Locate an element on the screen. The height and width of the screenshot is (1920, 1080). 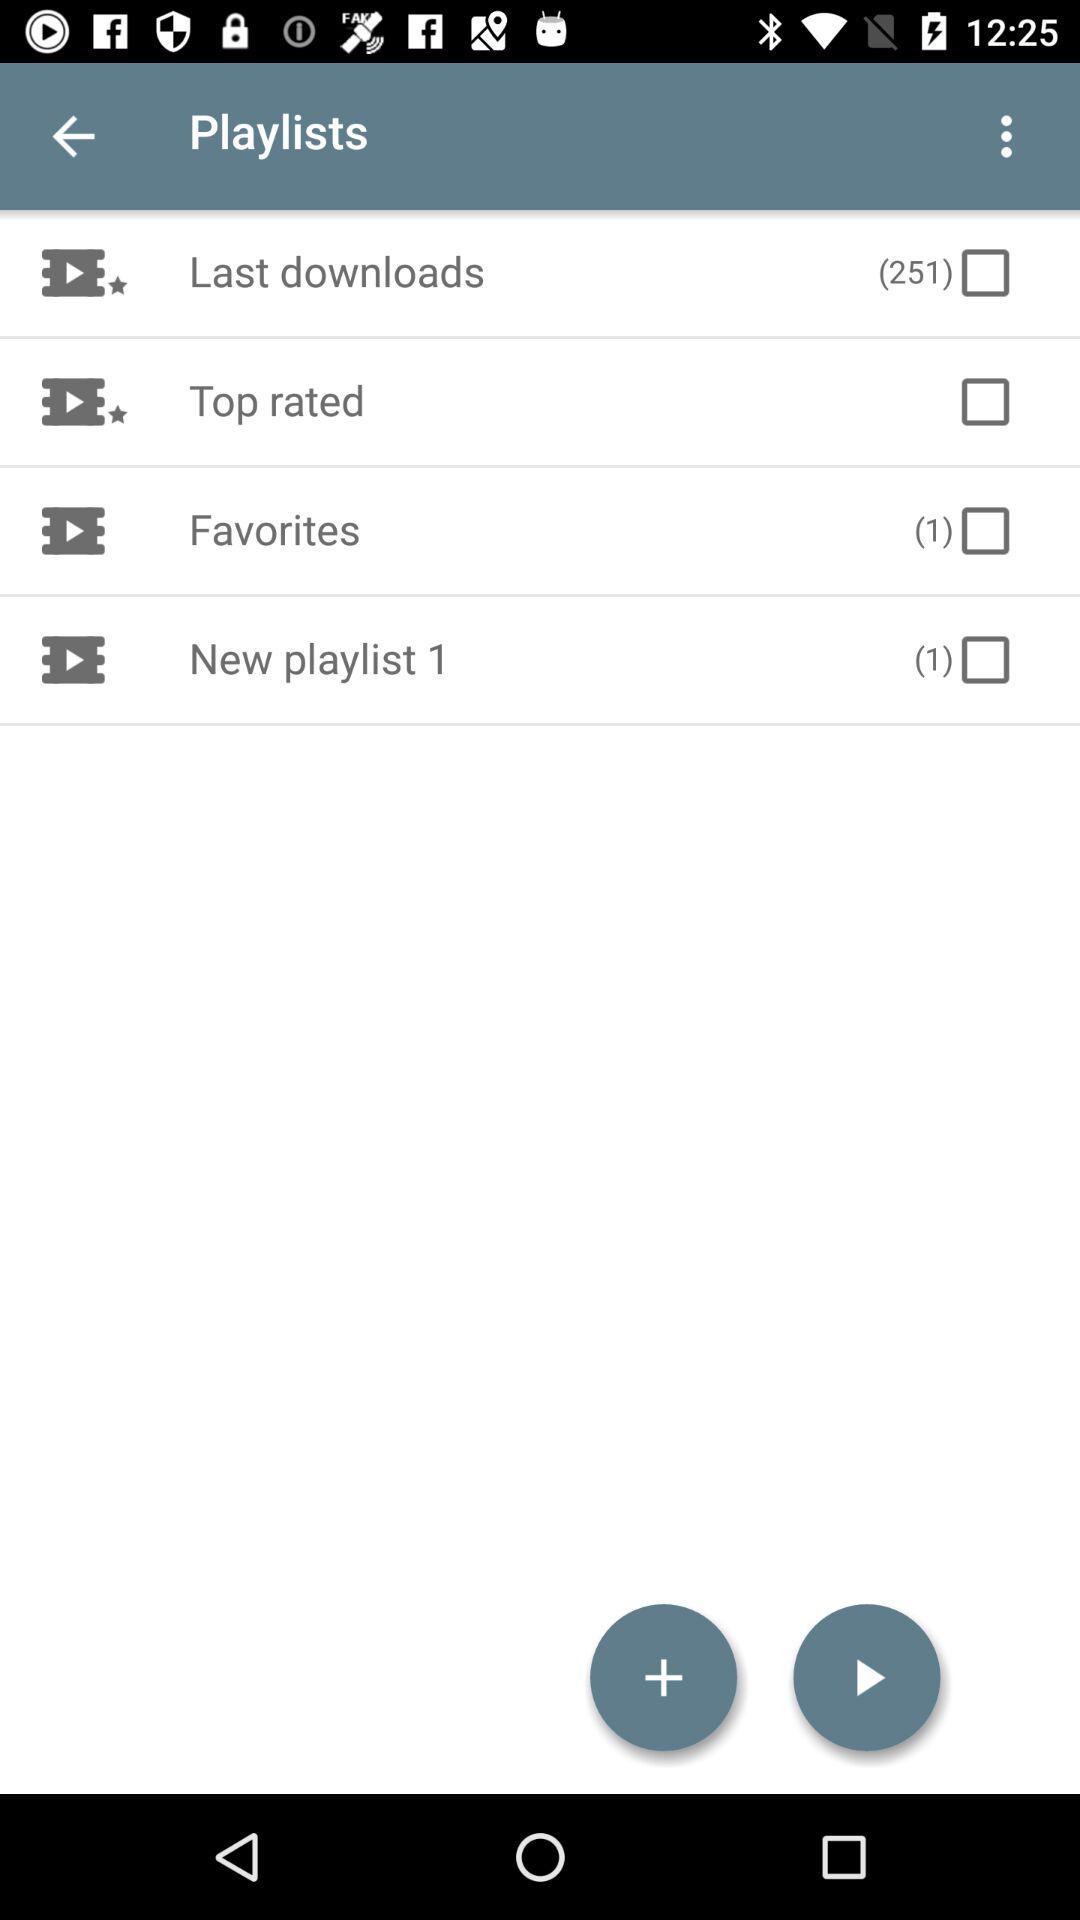
item next to (251) item is located at coordinates (511, 272).